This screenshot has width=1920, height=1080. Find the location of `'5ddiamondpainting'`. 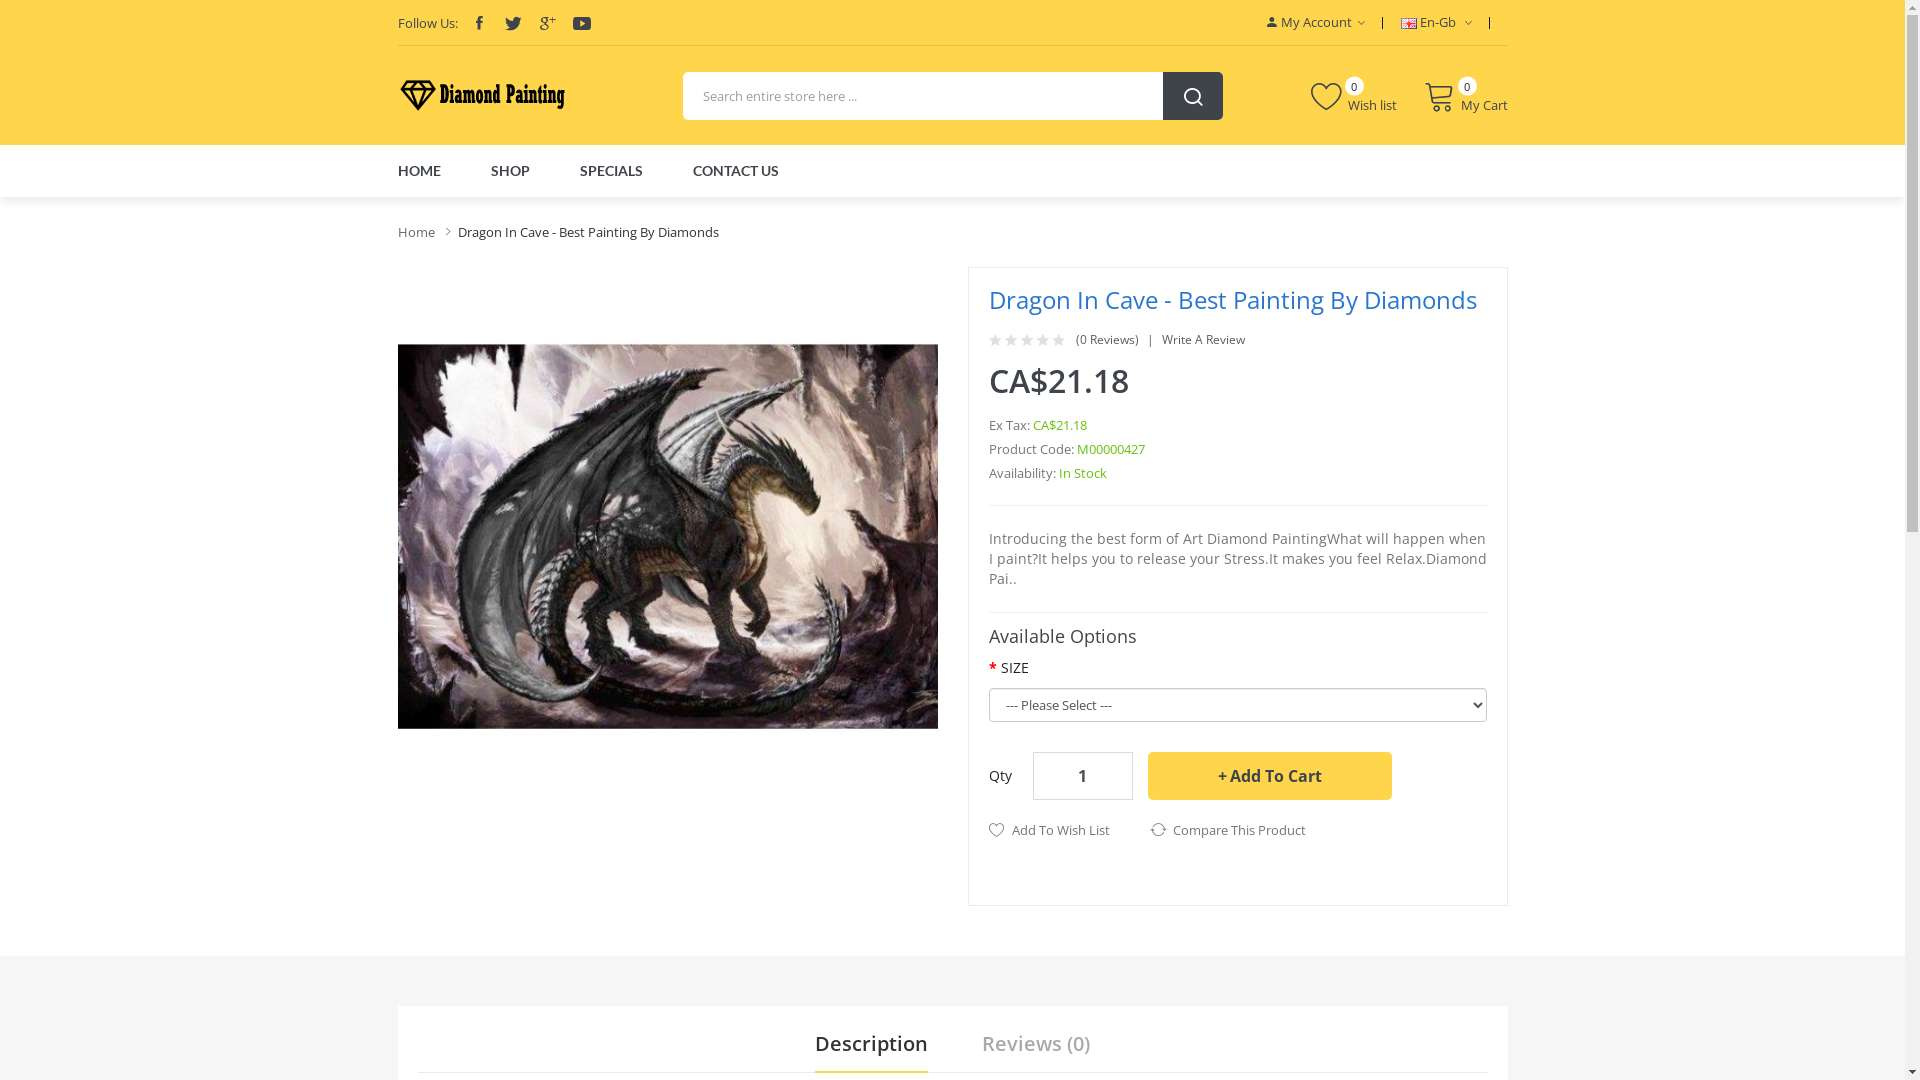

'5ddiamondpainting' is located at coordinates (483, 95).